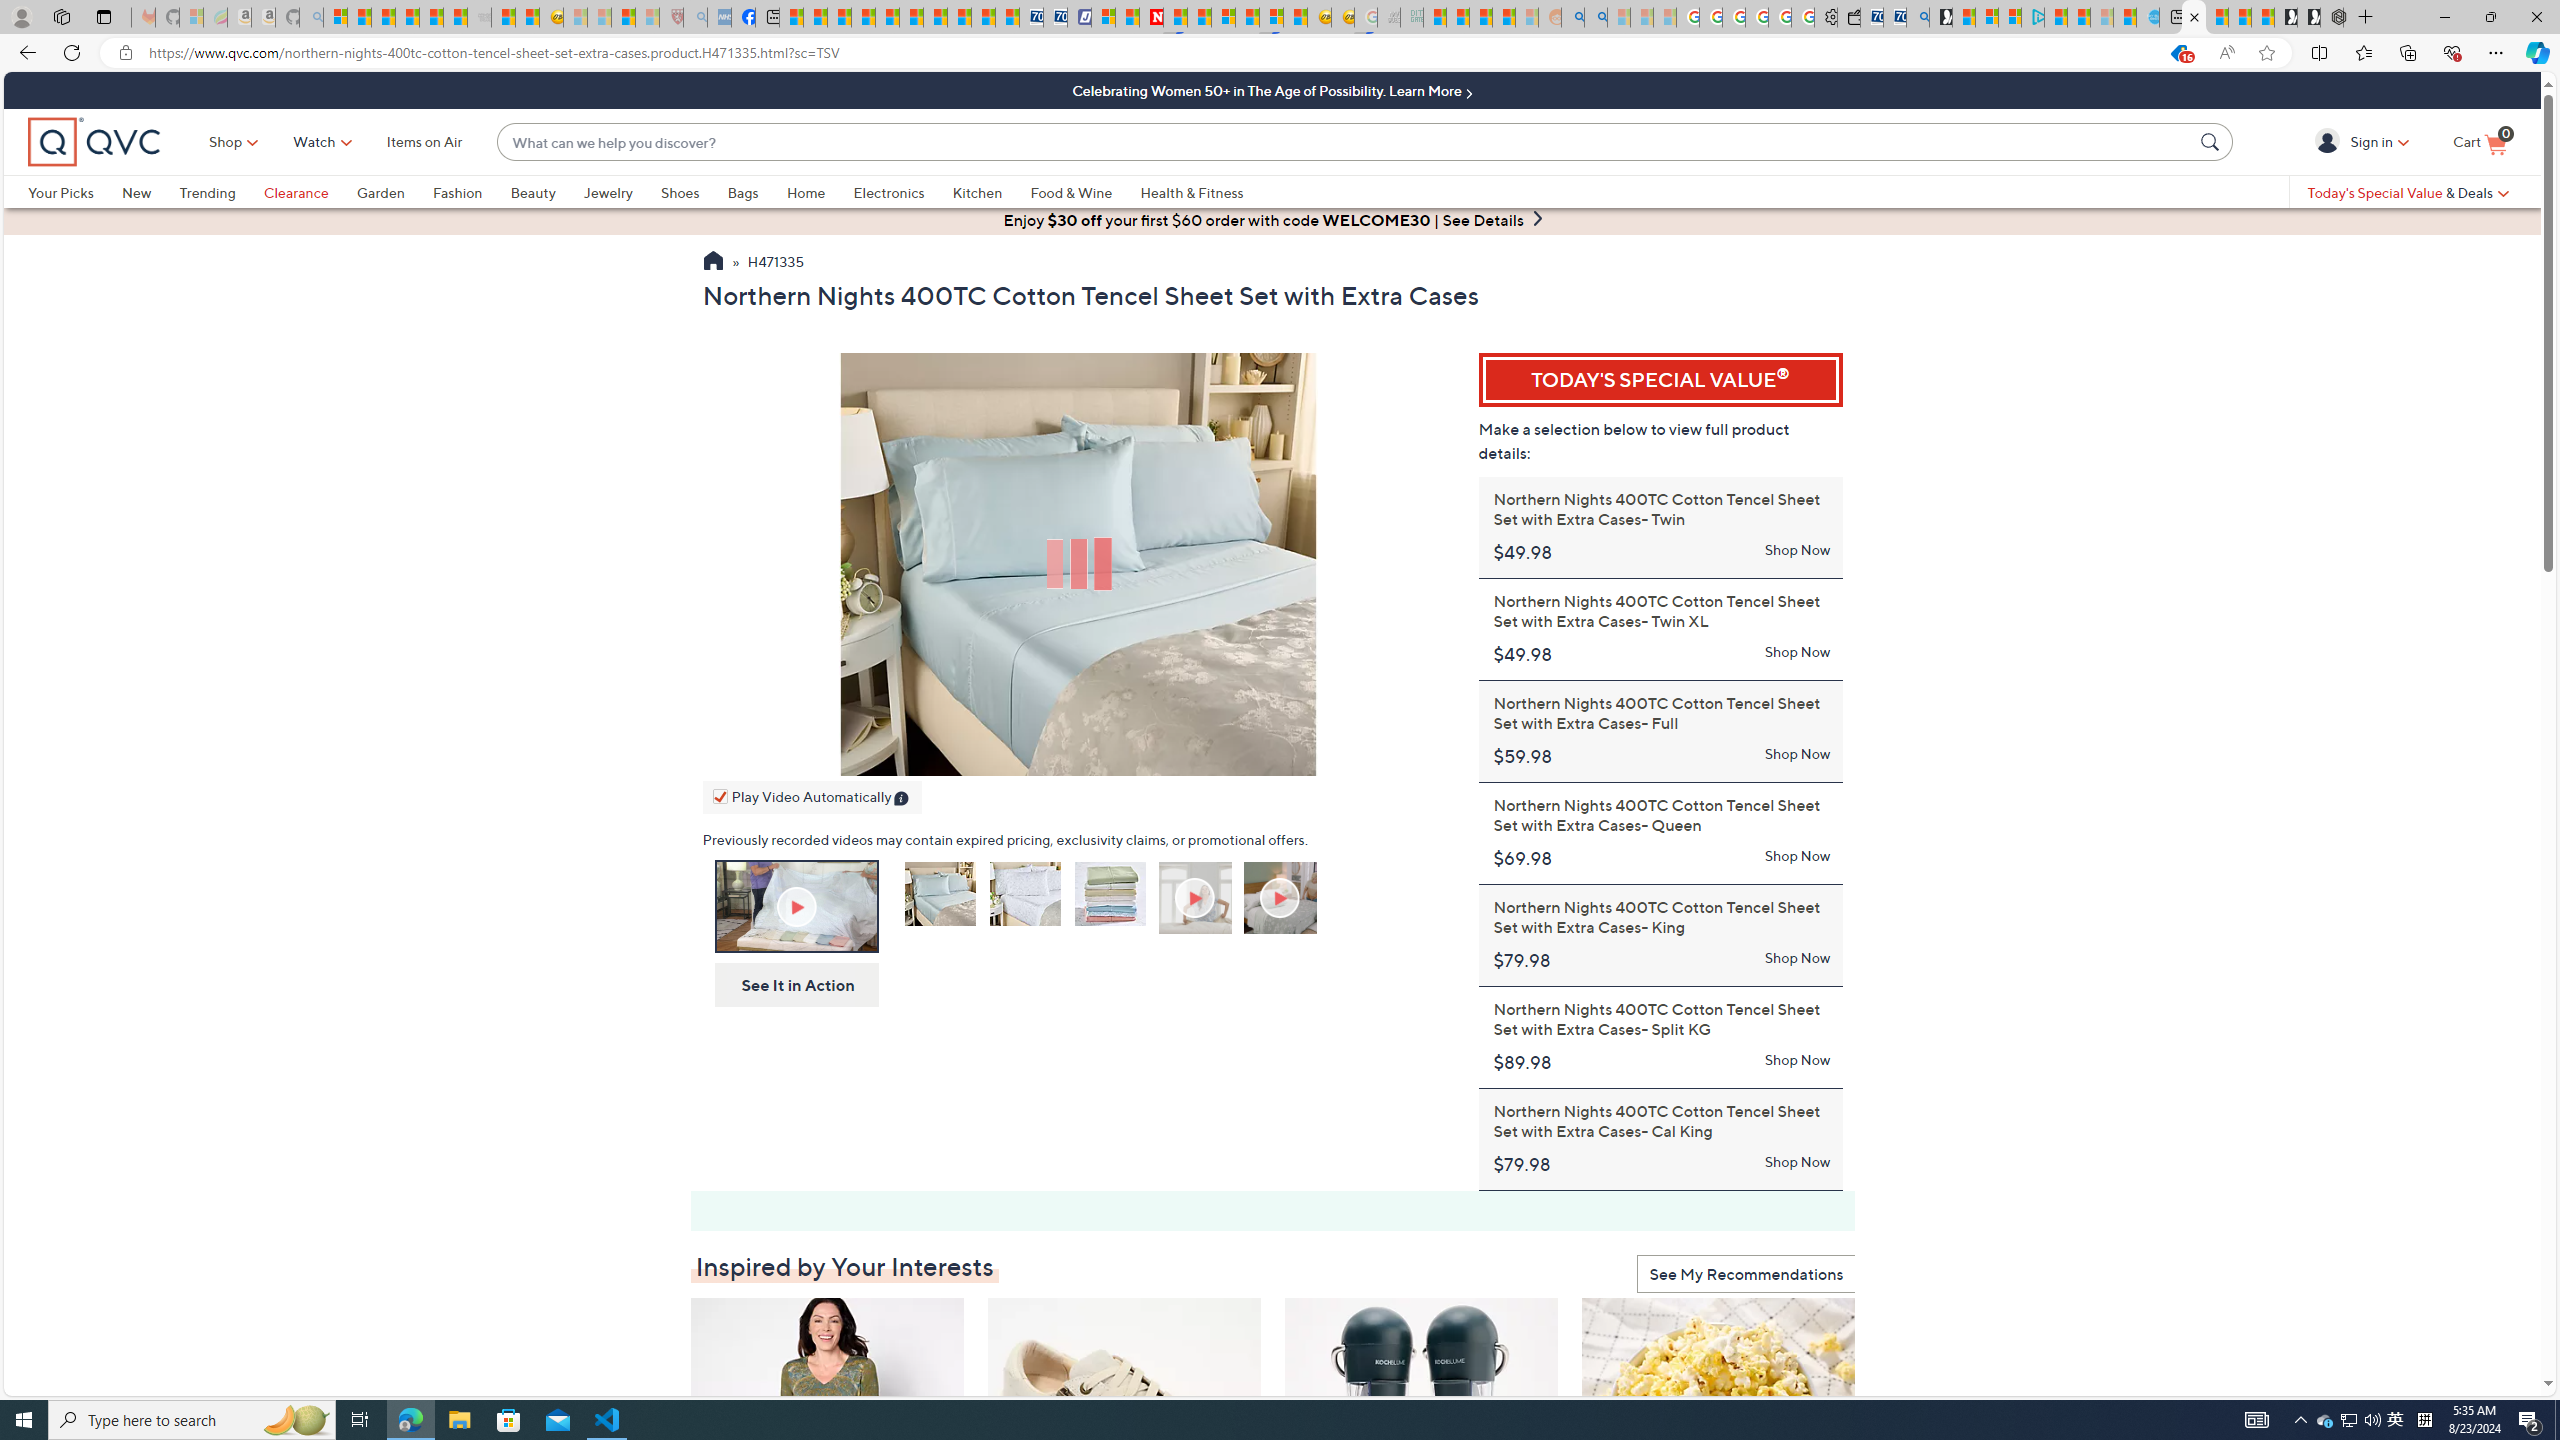 This screenshot has width=2560, height=1440. Describe the element at coordinates (1916, 16) in the screenshot. I see `'Bing Real Estate - Home sales and rental listings'` at that location.